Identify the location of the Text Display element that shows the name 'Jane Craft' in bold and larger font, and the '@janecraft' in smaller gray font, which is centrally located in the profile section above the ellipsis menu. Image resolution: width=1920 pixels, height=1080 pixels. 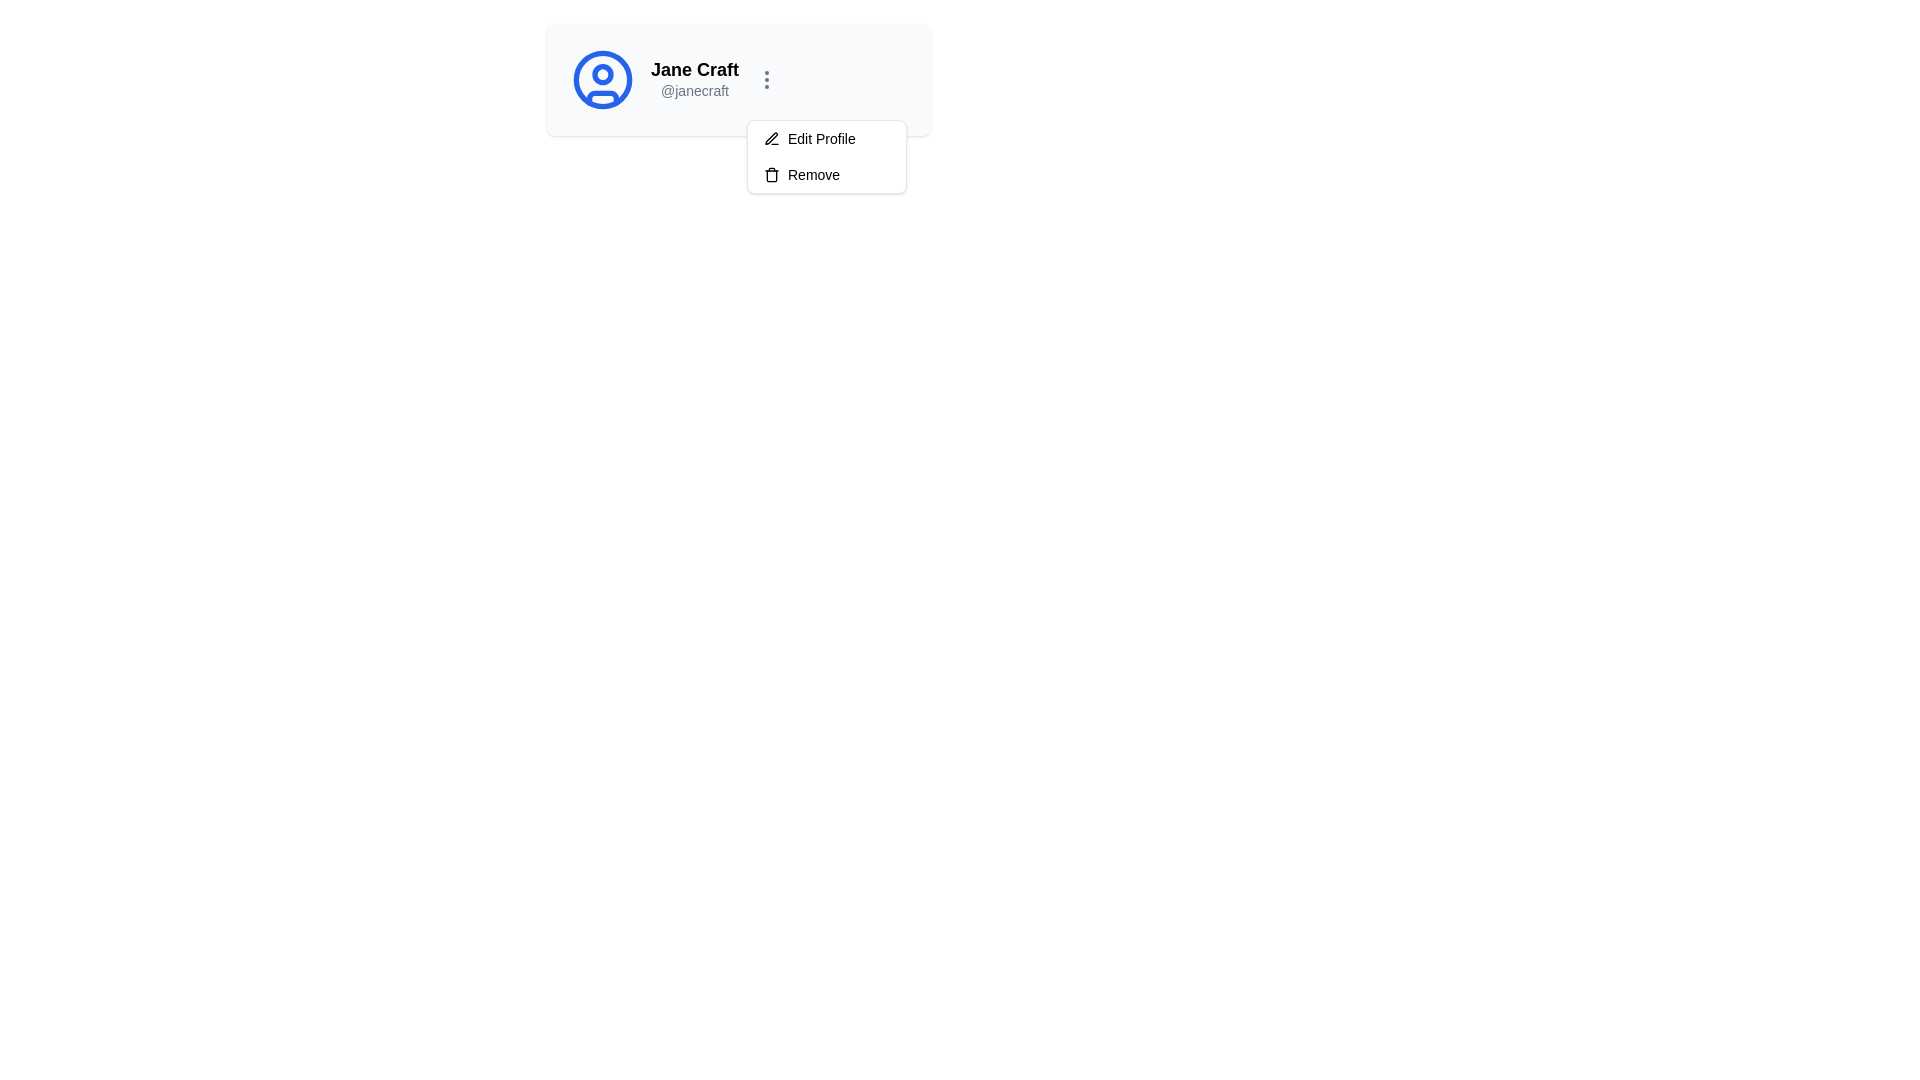
(695, 79).